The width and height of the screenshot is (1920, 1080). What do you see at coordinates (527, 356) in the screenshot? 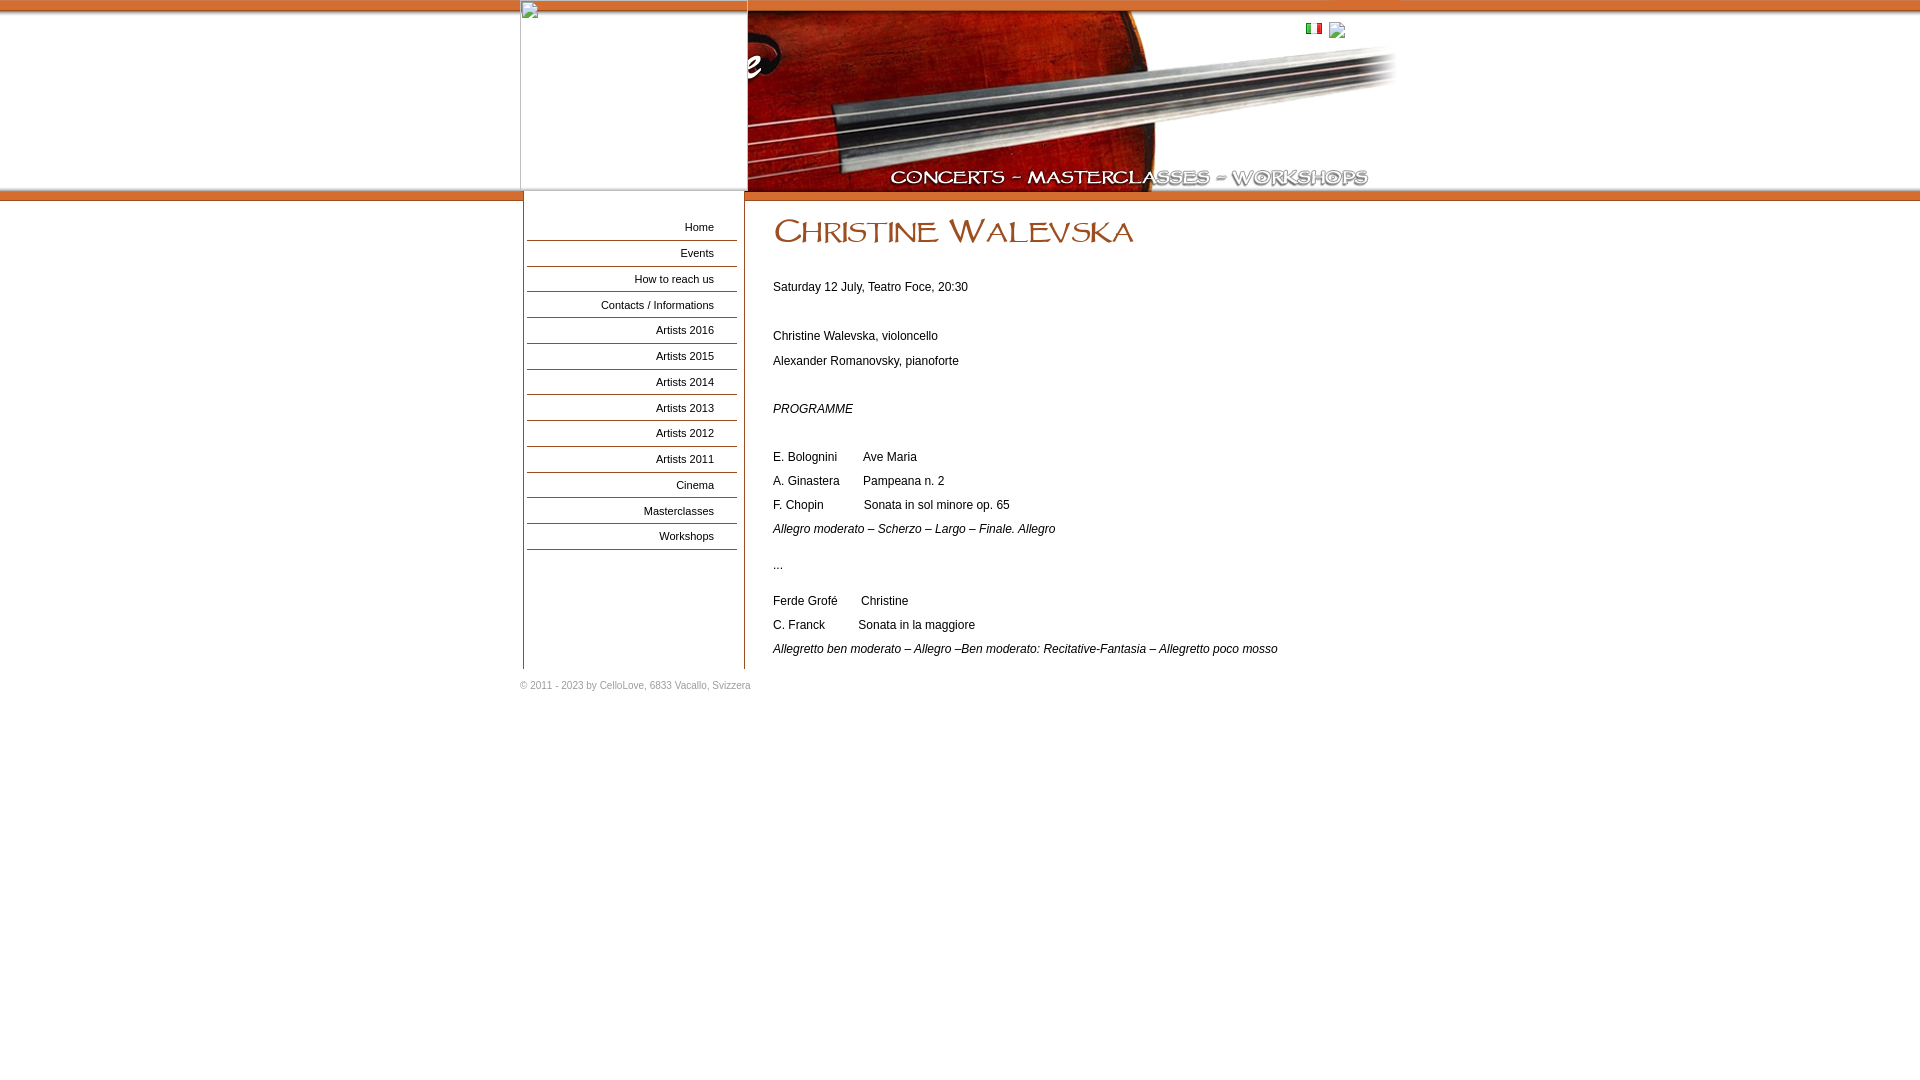
I see `'Artists 2015'` at bounding box center [527, 356].